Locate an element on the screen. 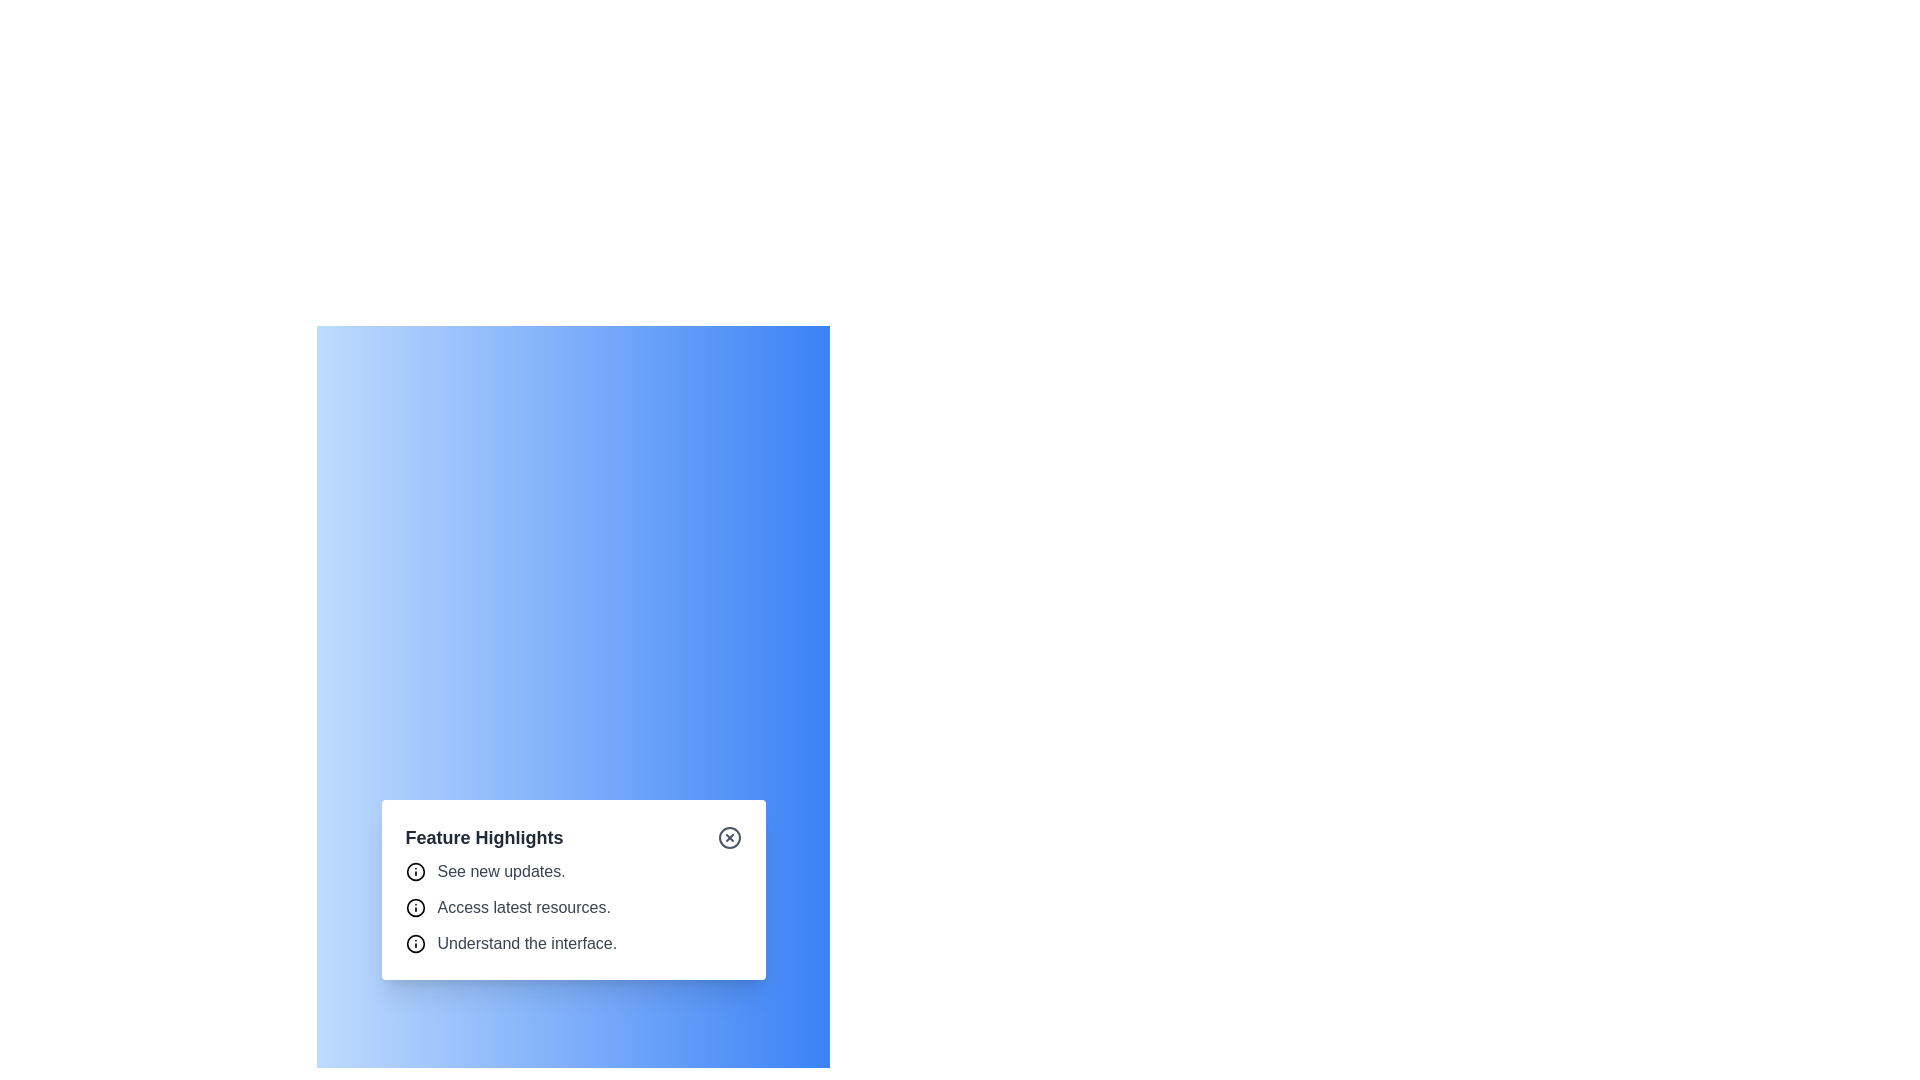 The height and width of the screenshot is (1080, 1920). the second SVG circle element of an icon, which is part of a vertical list of similar symbols is located at coordinates (414, 907).